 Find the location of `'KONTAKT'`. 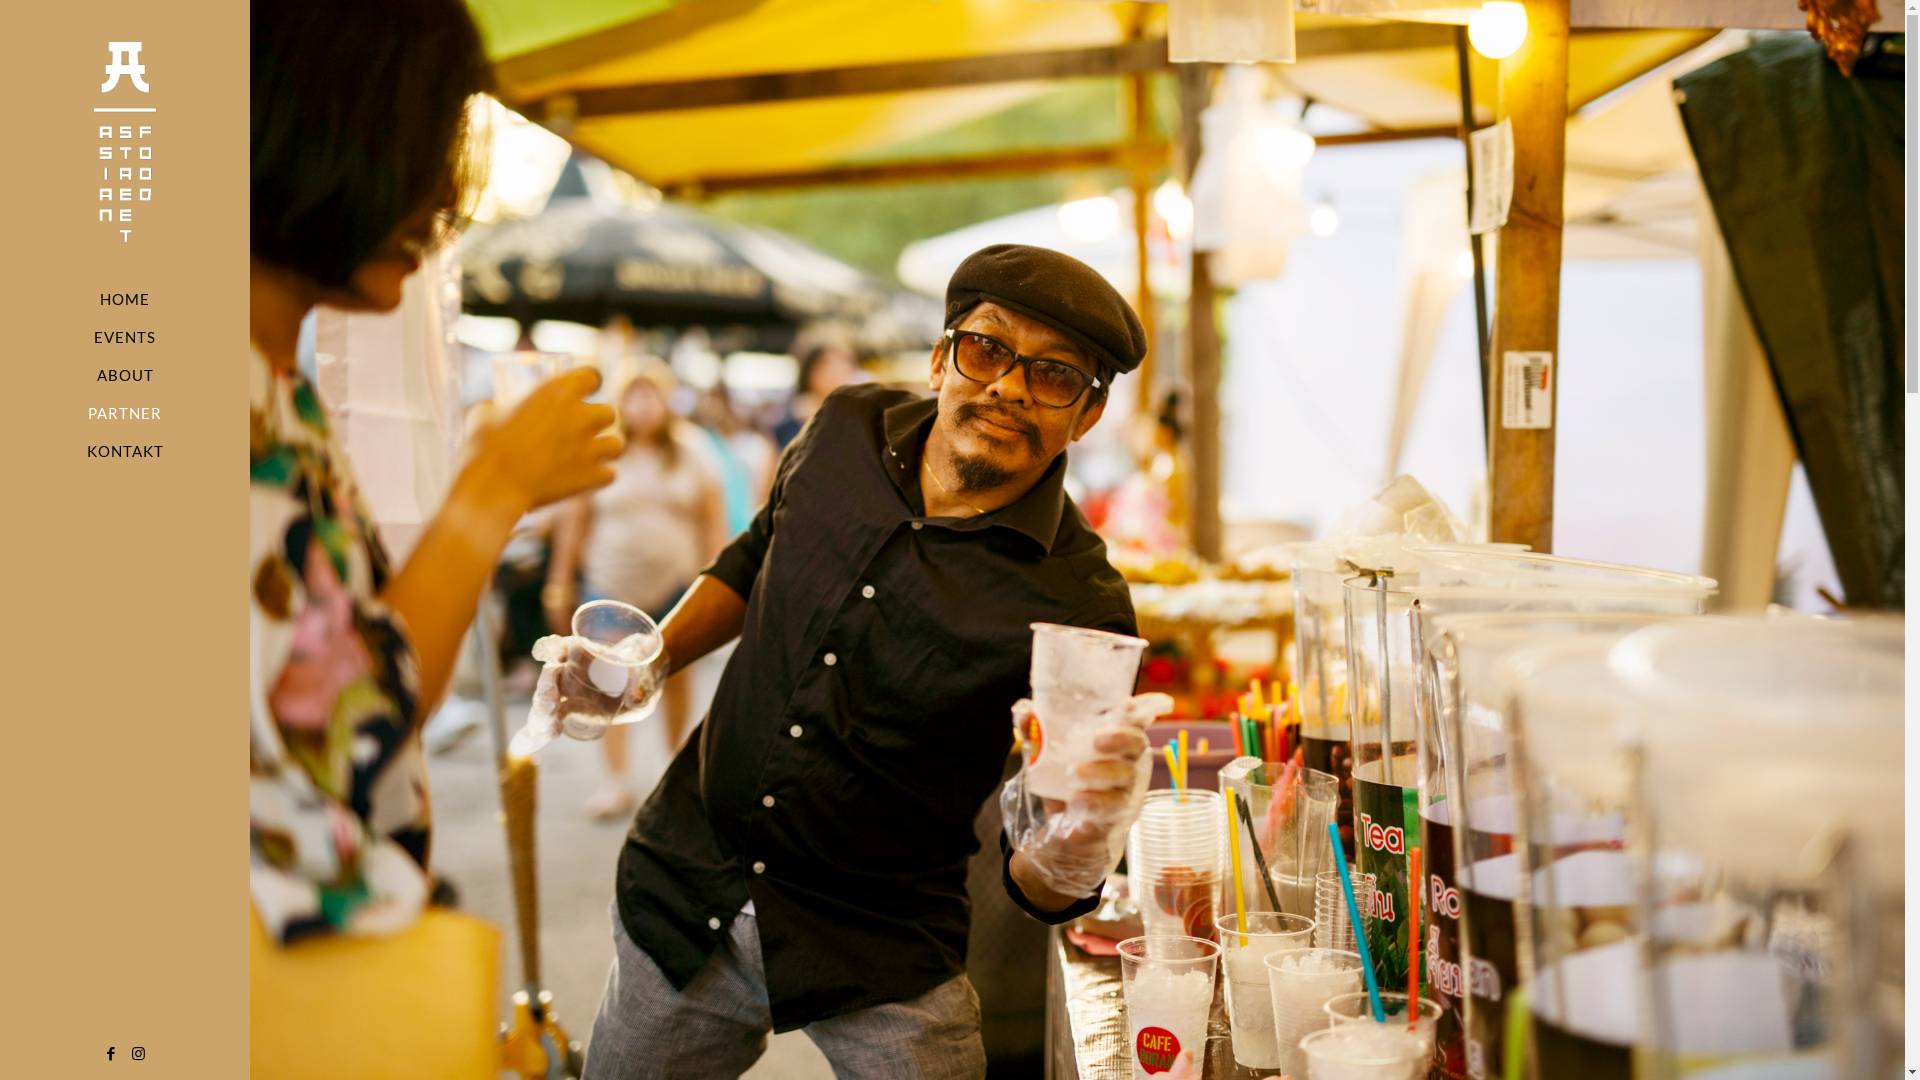

'KONTAKT' is located at coordinates (123, 451).